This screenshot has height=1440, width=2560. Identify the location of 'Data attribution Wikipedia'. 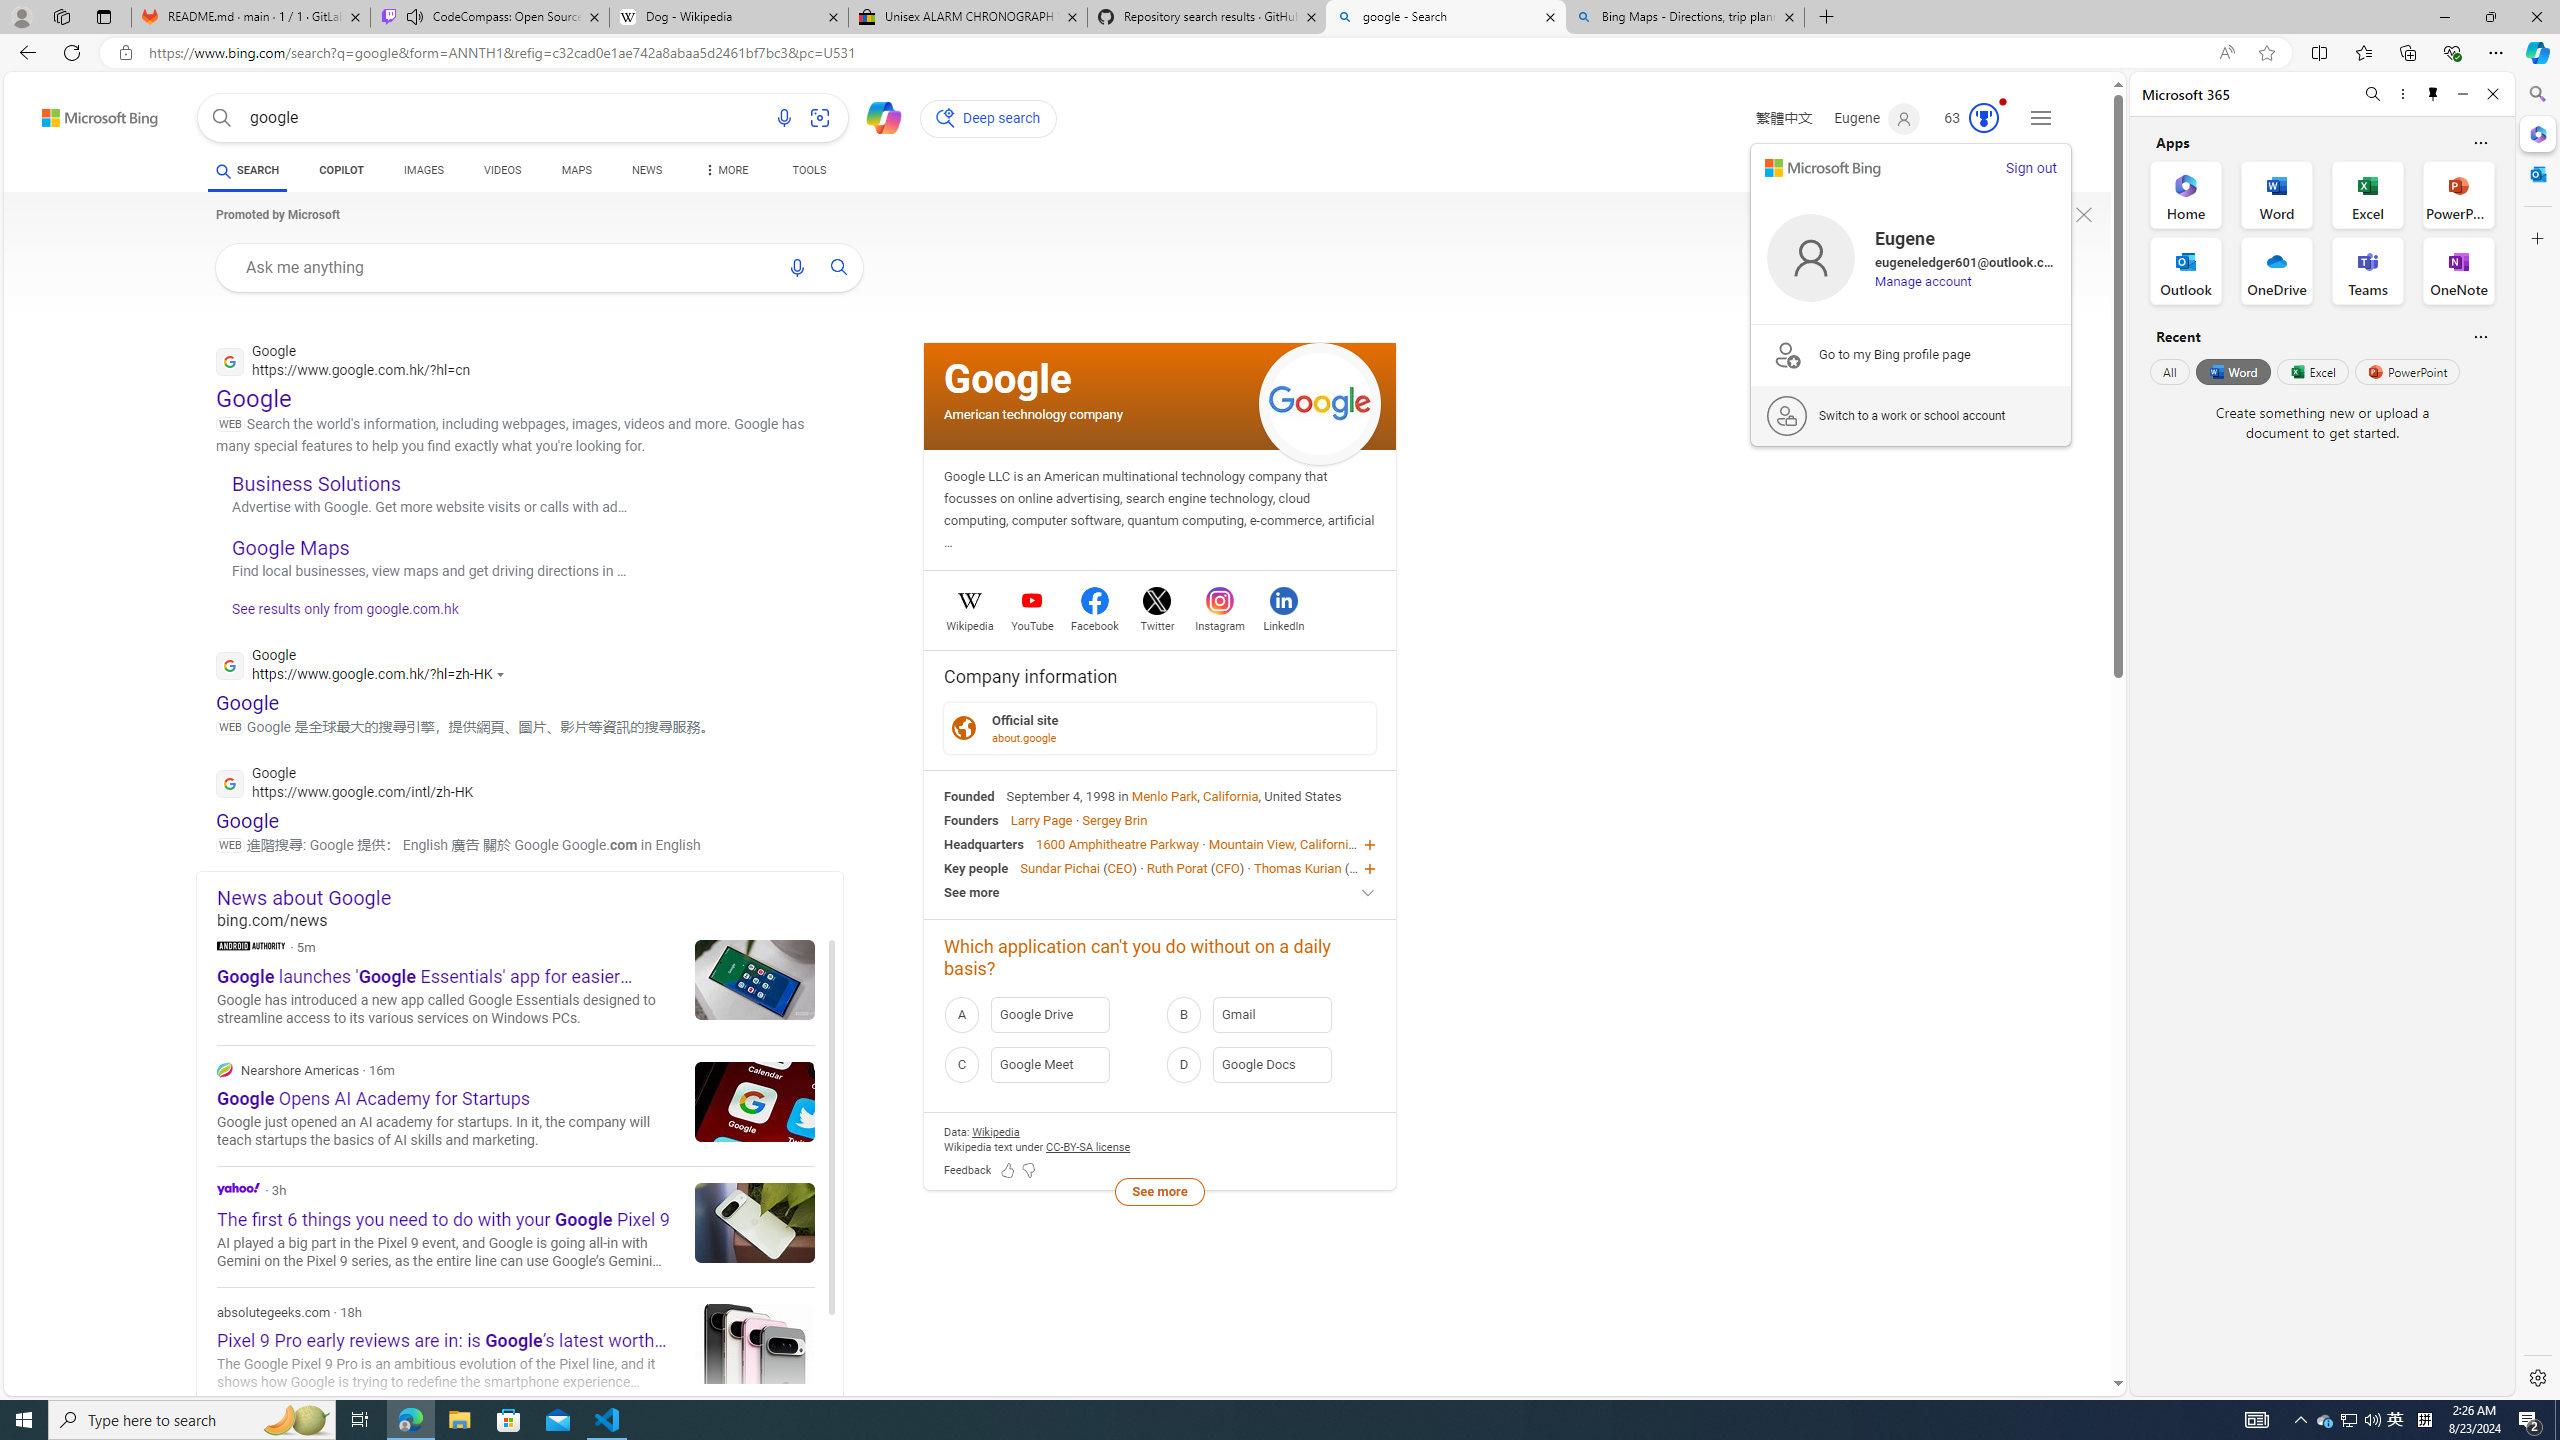
(994, 1130).